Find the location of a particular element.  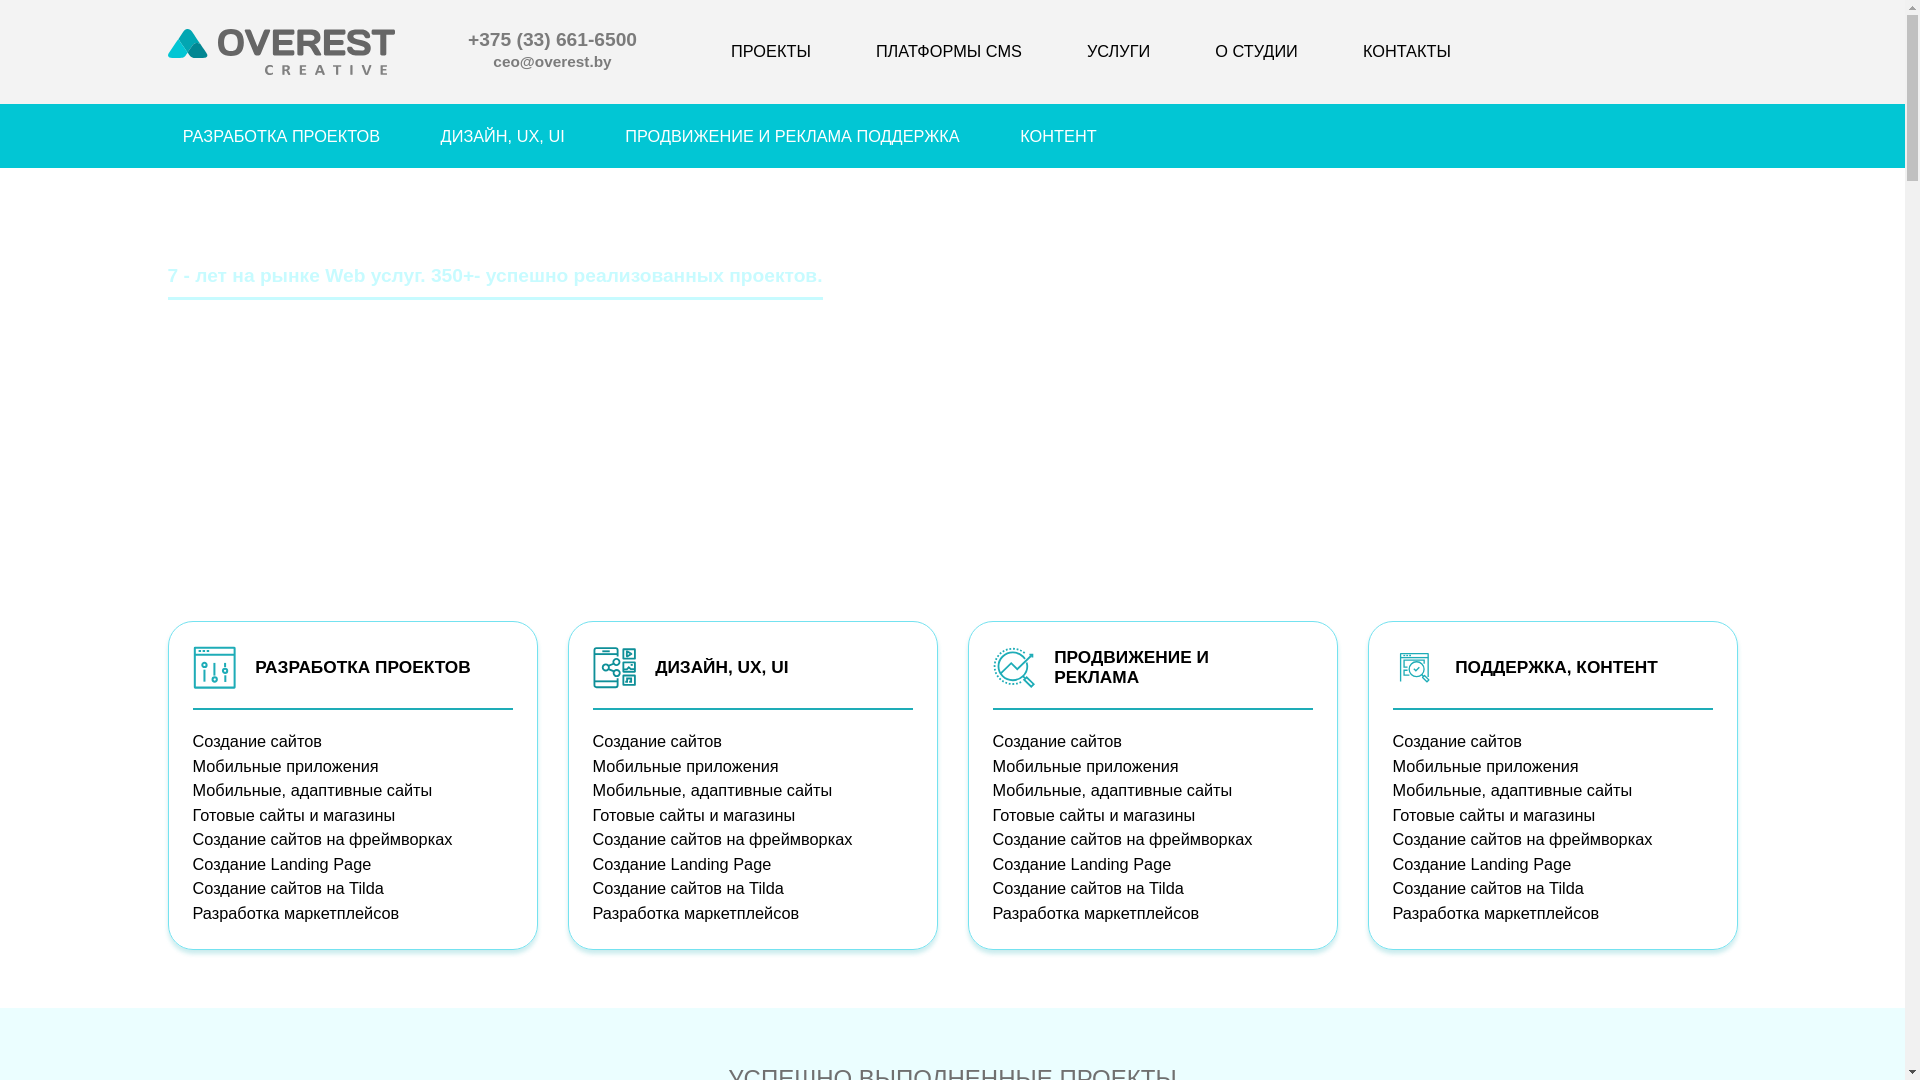

'ceo@overest.by' is located at coordinates (493, 63).